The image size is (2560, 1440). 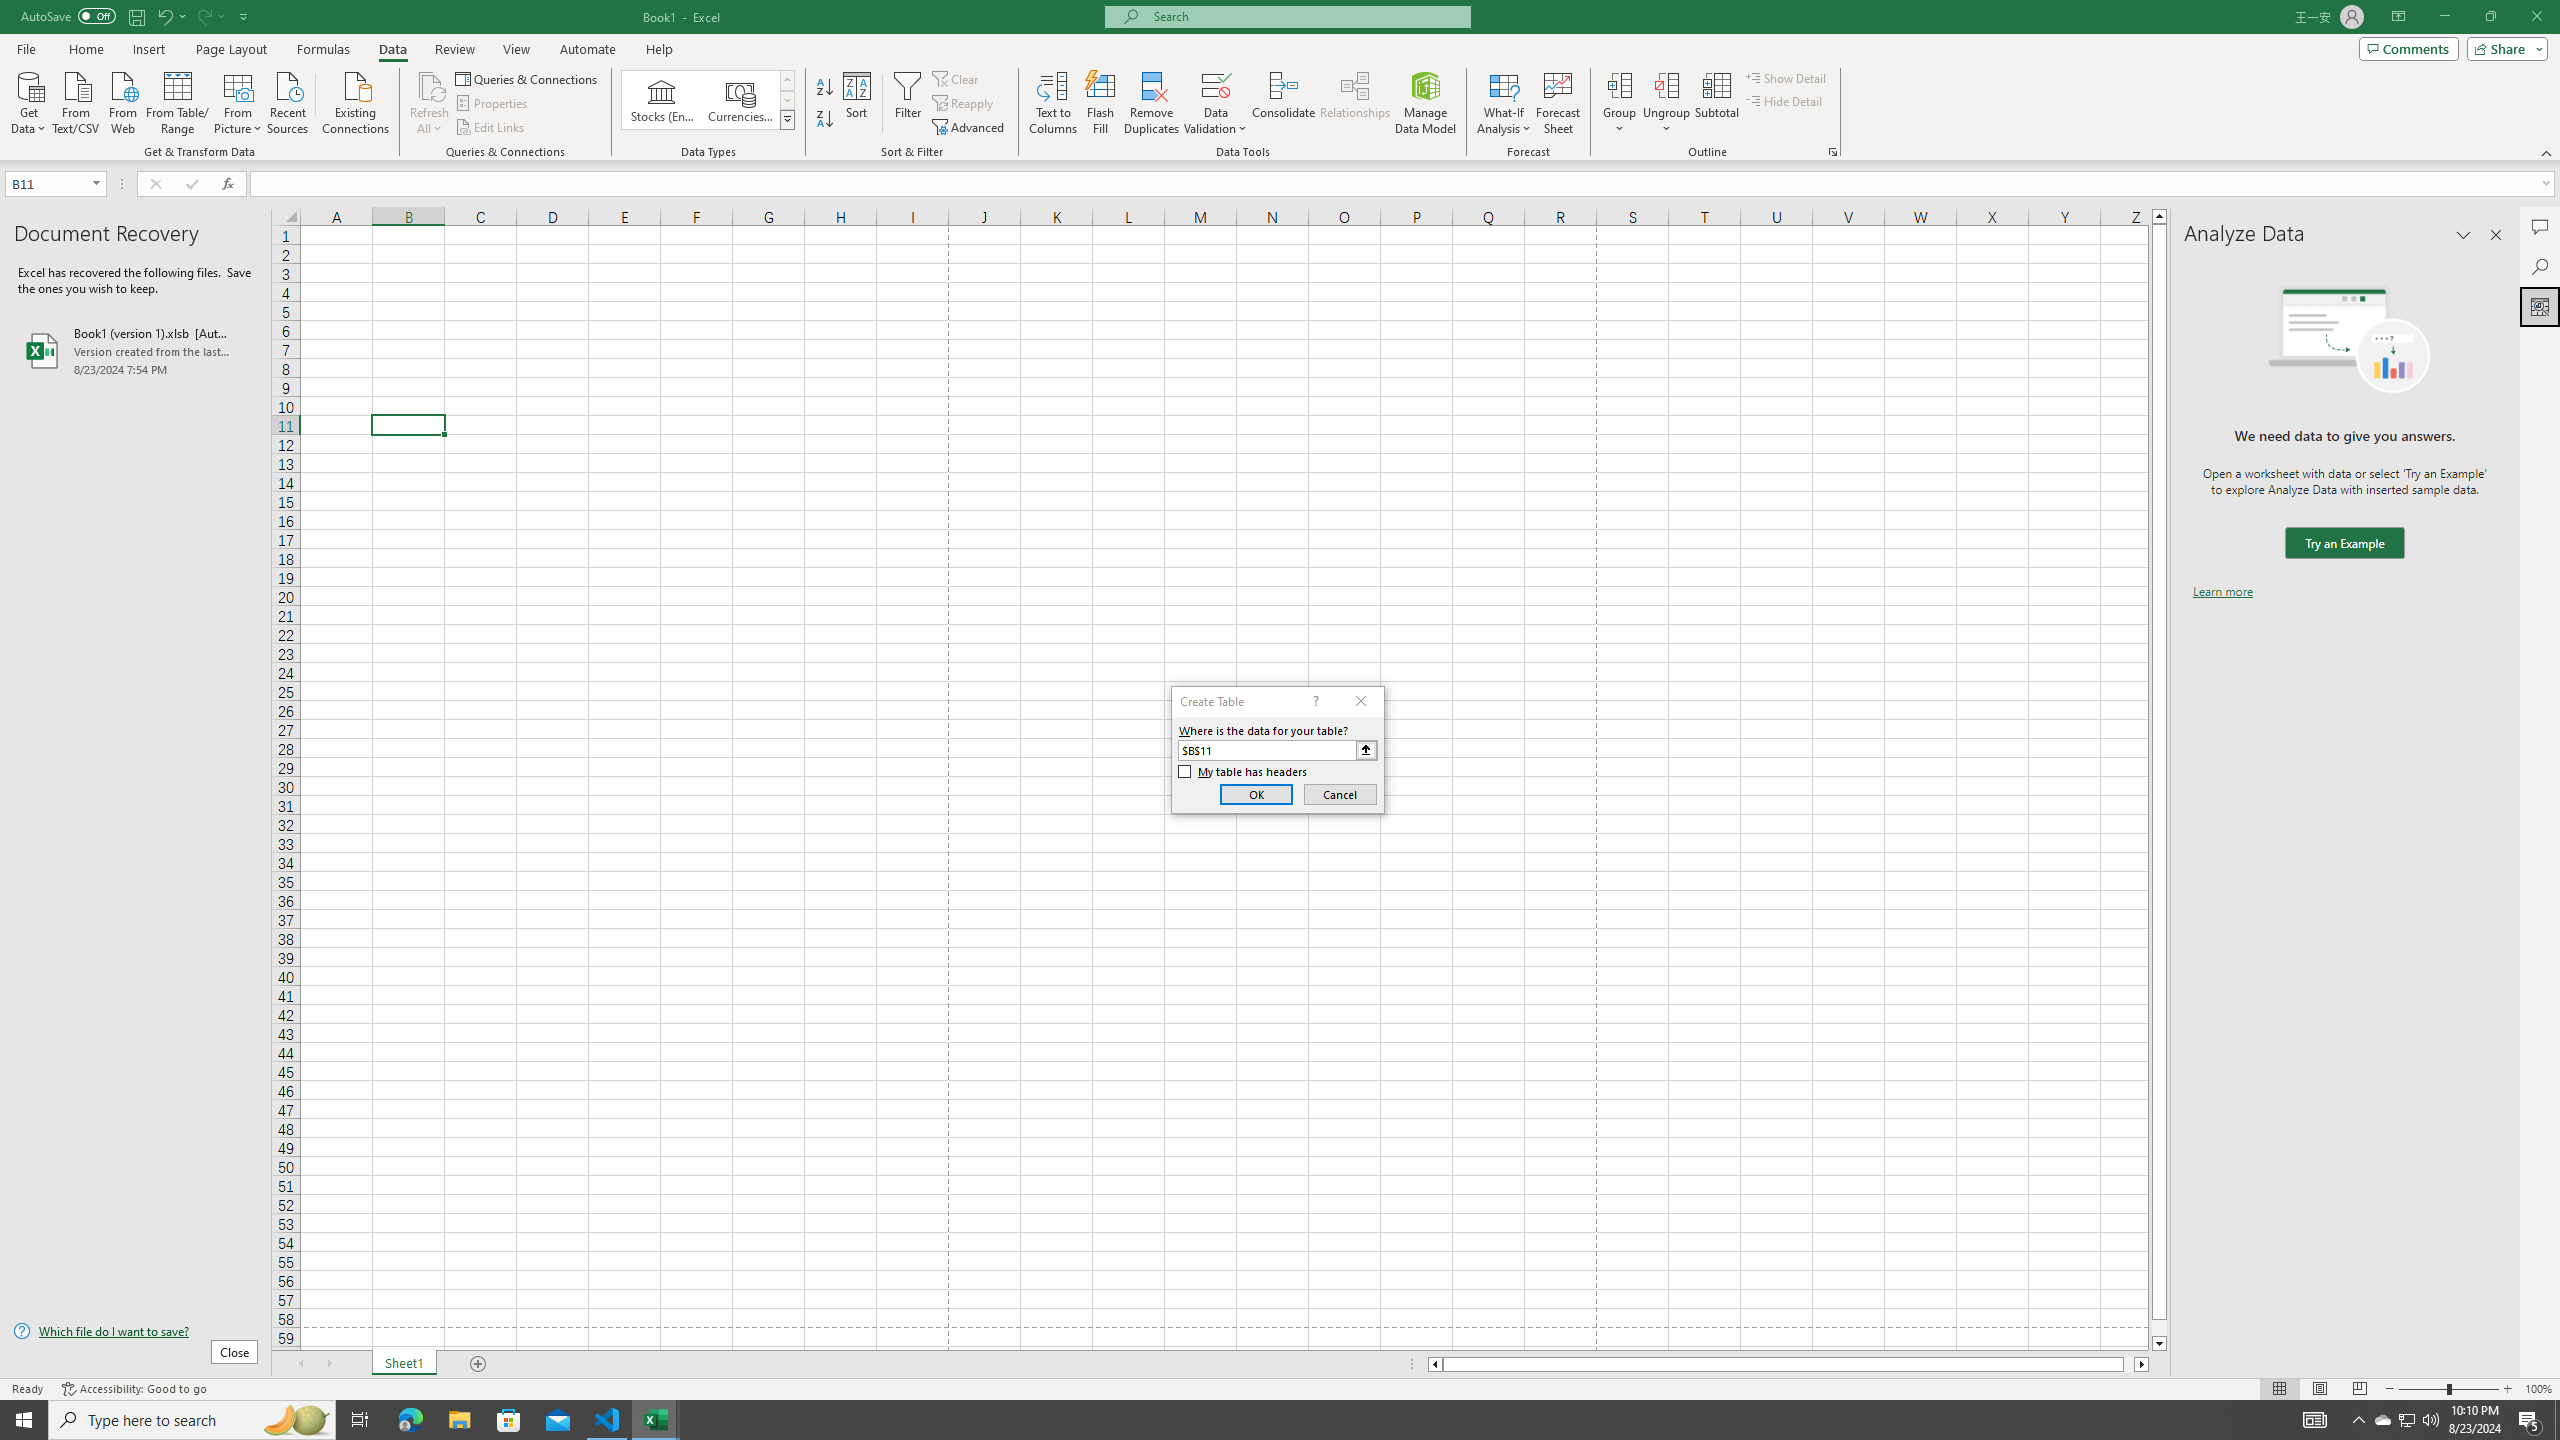 What do you see at coordinates (69, 15) in the screenshot?
I see `'AutoSave'` at bounding box center [69, 15].